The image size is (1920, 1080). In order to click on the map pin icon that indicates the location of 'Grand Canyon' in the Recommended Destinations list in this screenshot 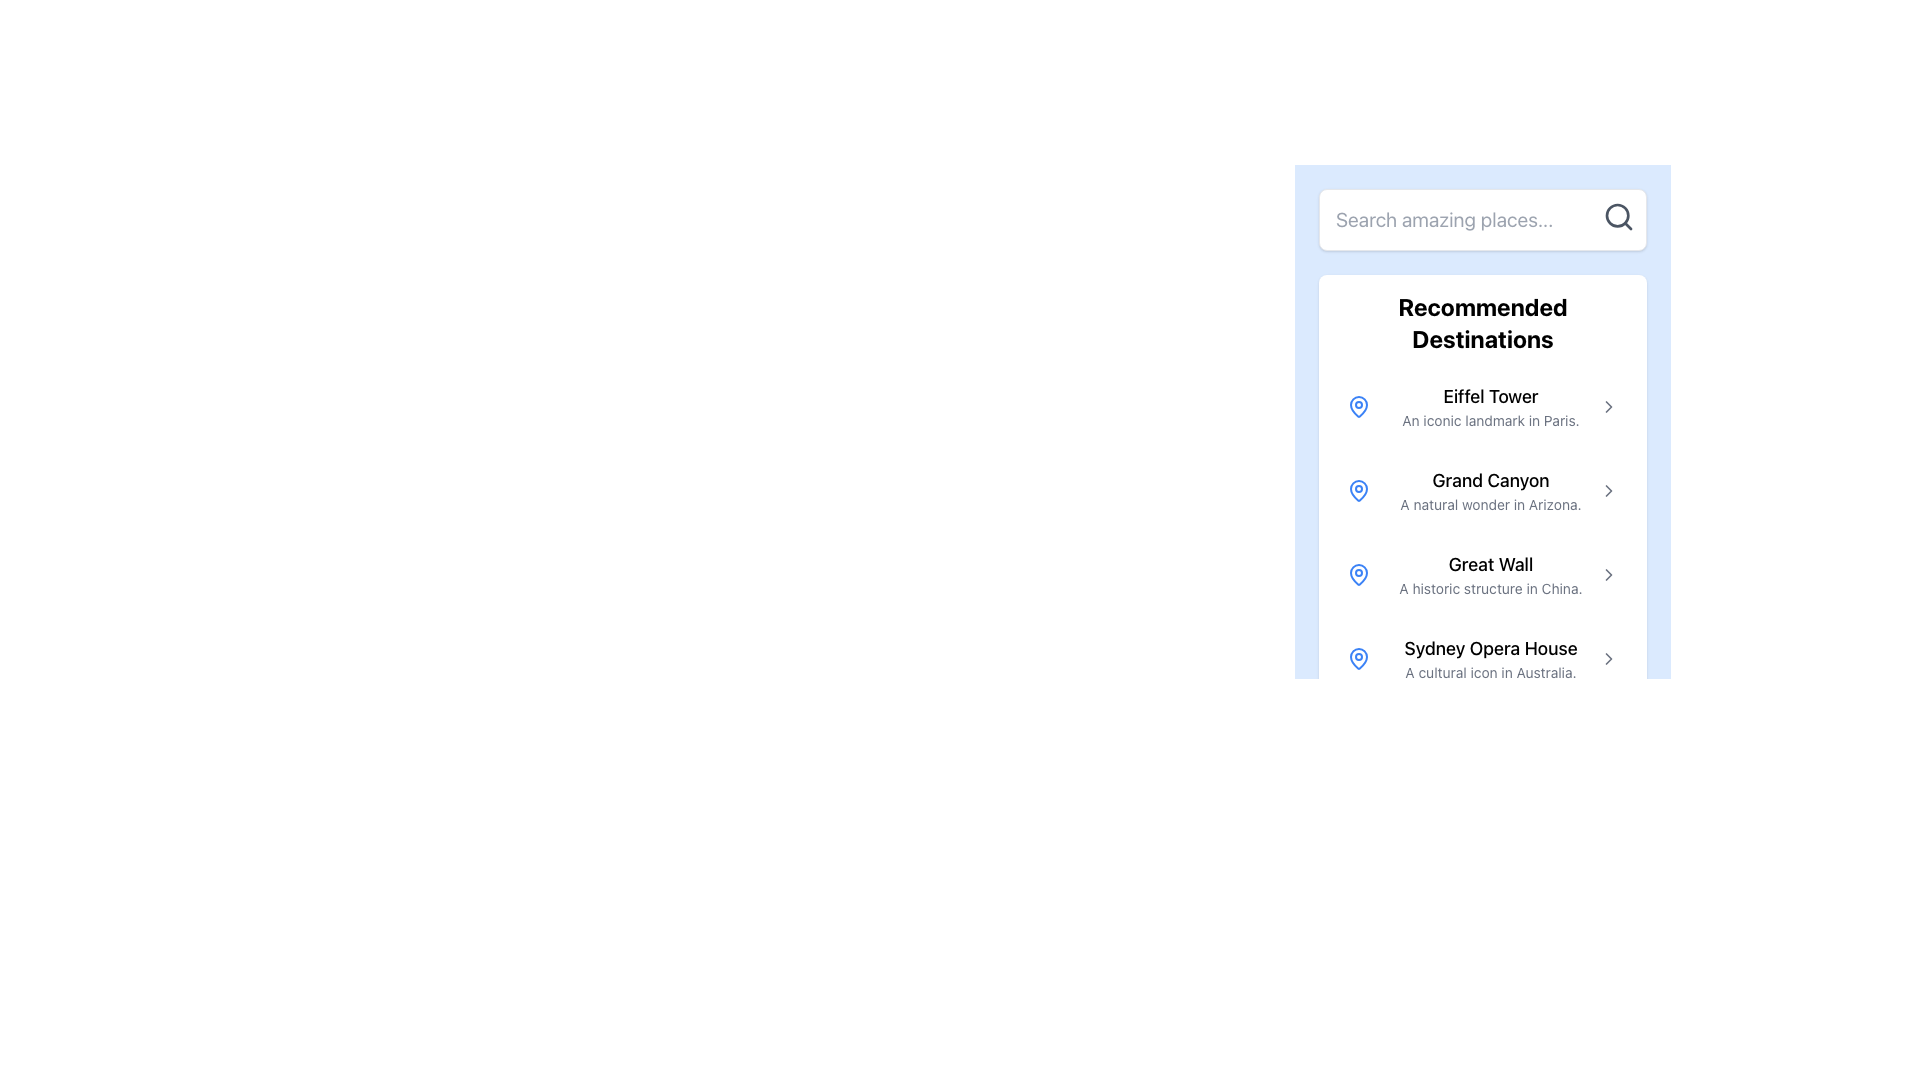, I will do `click(1358, 489)`.